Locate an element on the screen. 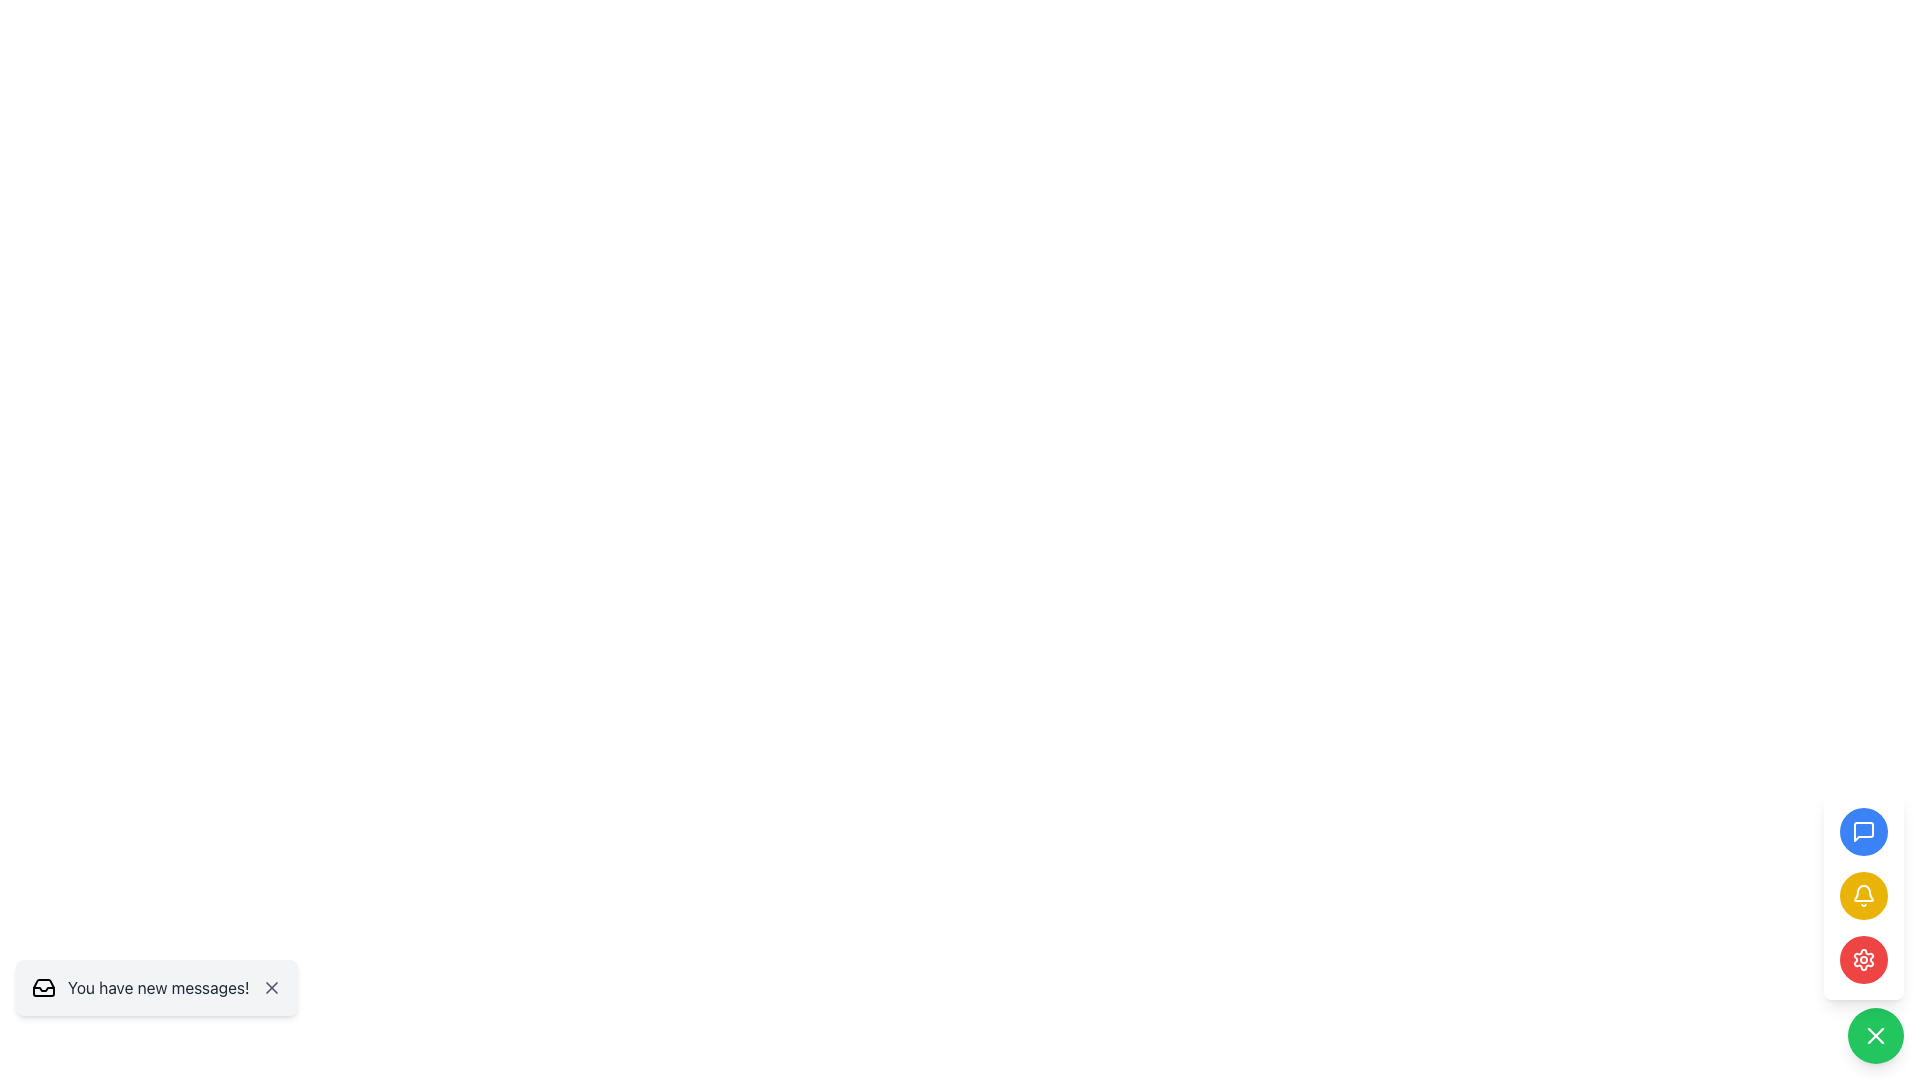 The height and width of the screenshot is (1080, 1920). the bottom-right circular button in the vertical set of action buttons is located at coordinates (1875, 1035).